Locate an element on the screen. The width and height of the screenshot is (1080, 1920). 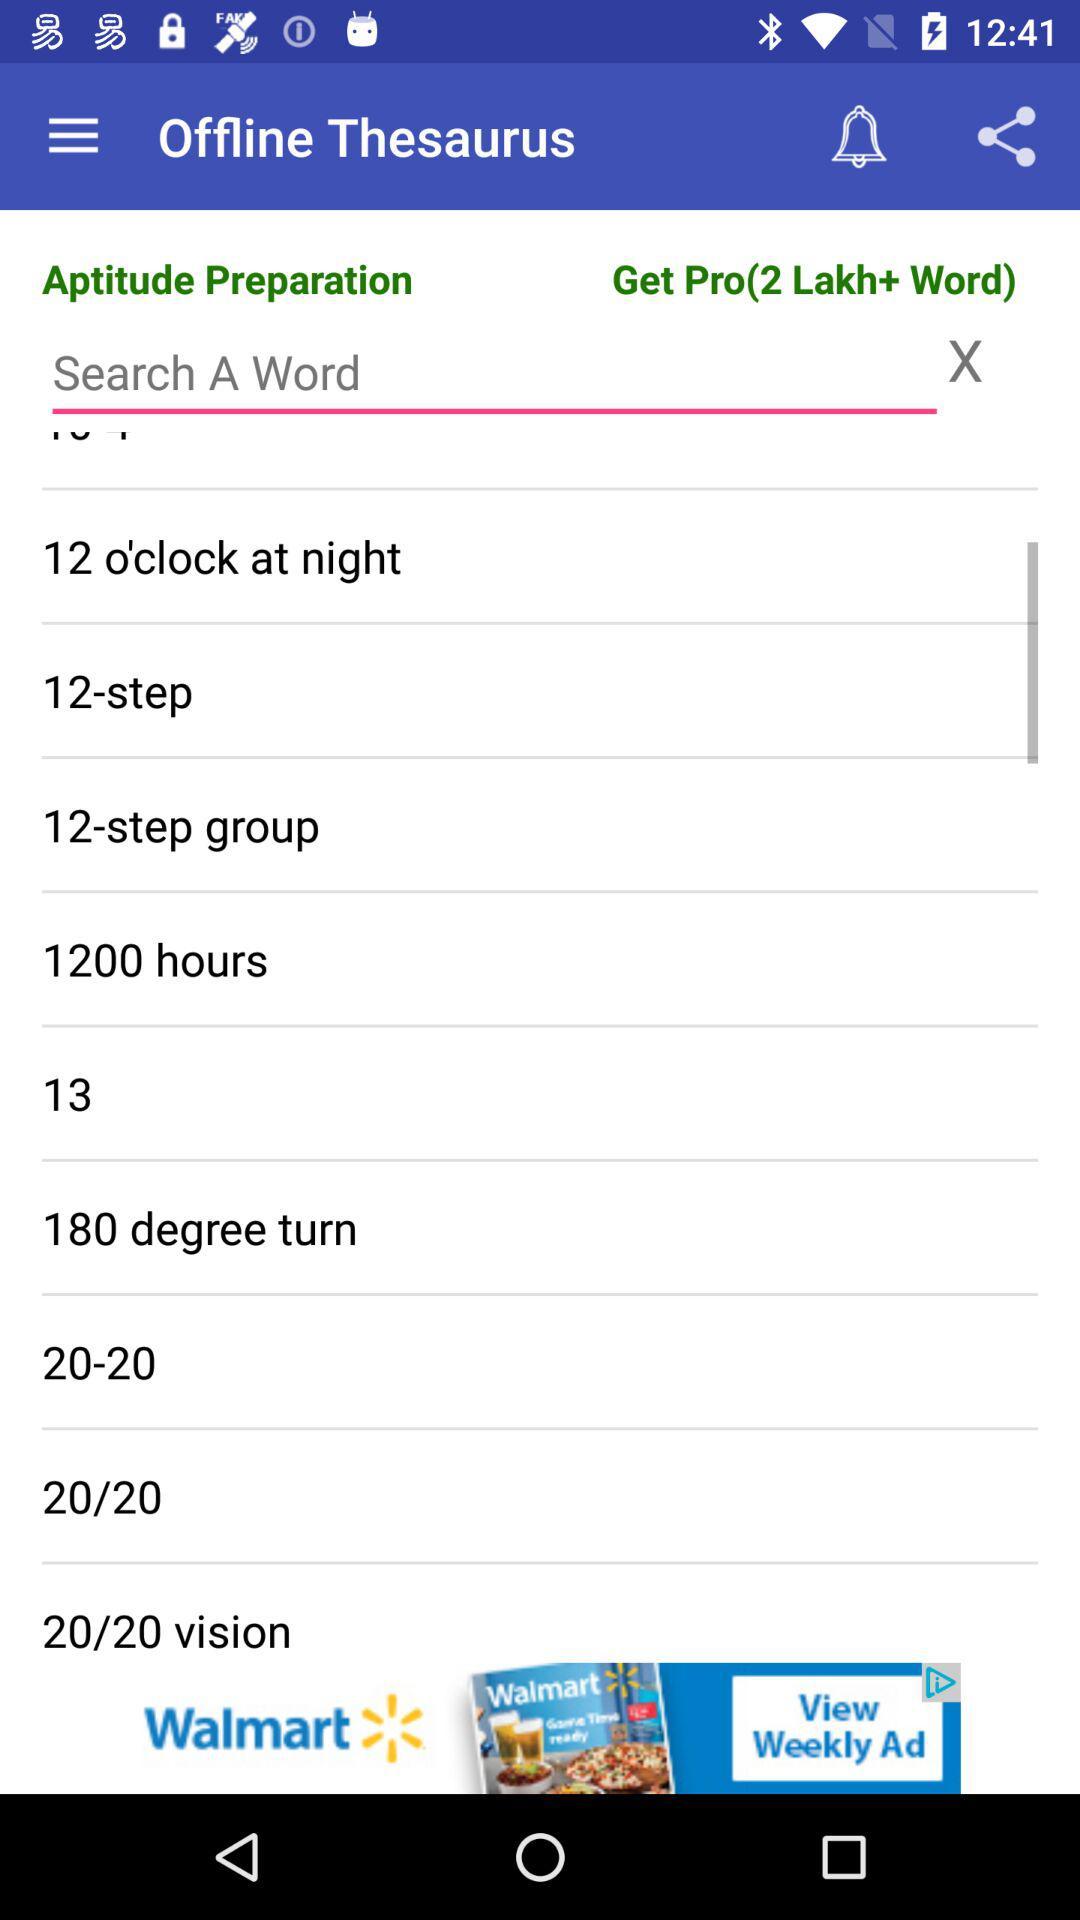
advertisent page is located at coordinates (540, 1727).